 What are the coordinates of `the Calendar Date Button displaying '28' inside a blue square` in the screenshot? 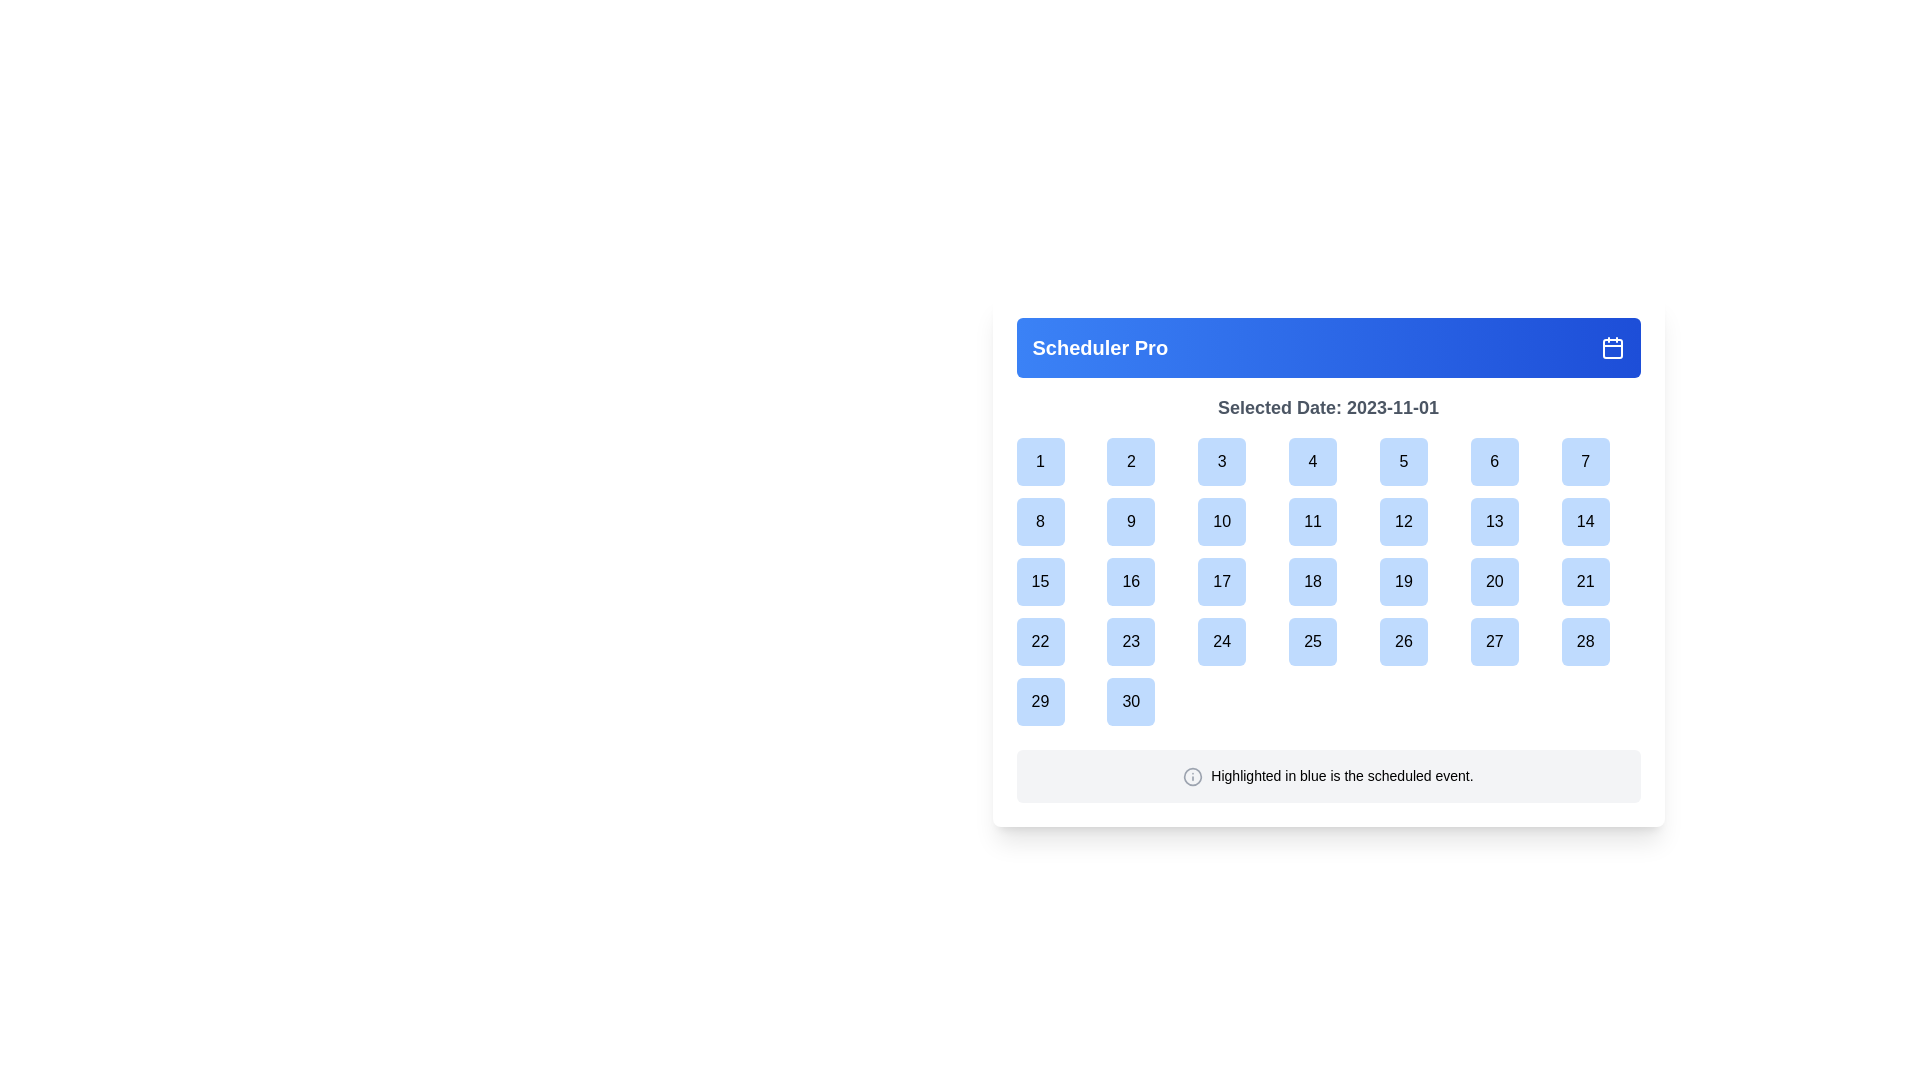 It's located at (1601, 641).